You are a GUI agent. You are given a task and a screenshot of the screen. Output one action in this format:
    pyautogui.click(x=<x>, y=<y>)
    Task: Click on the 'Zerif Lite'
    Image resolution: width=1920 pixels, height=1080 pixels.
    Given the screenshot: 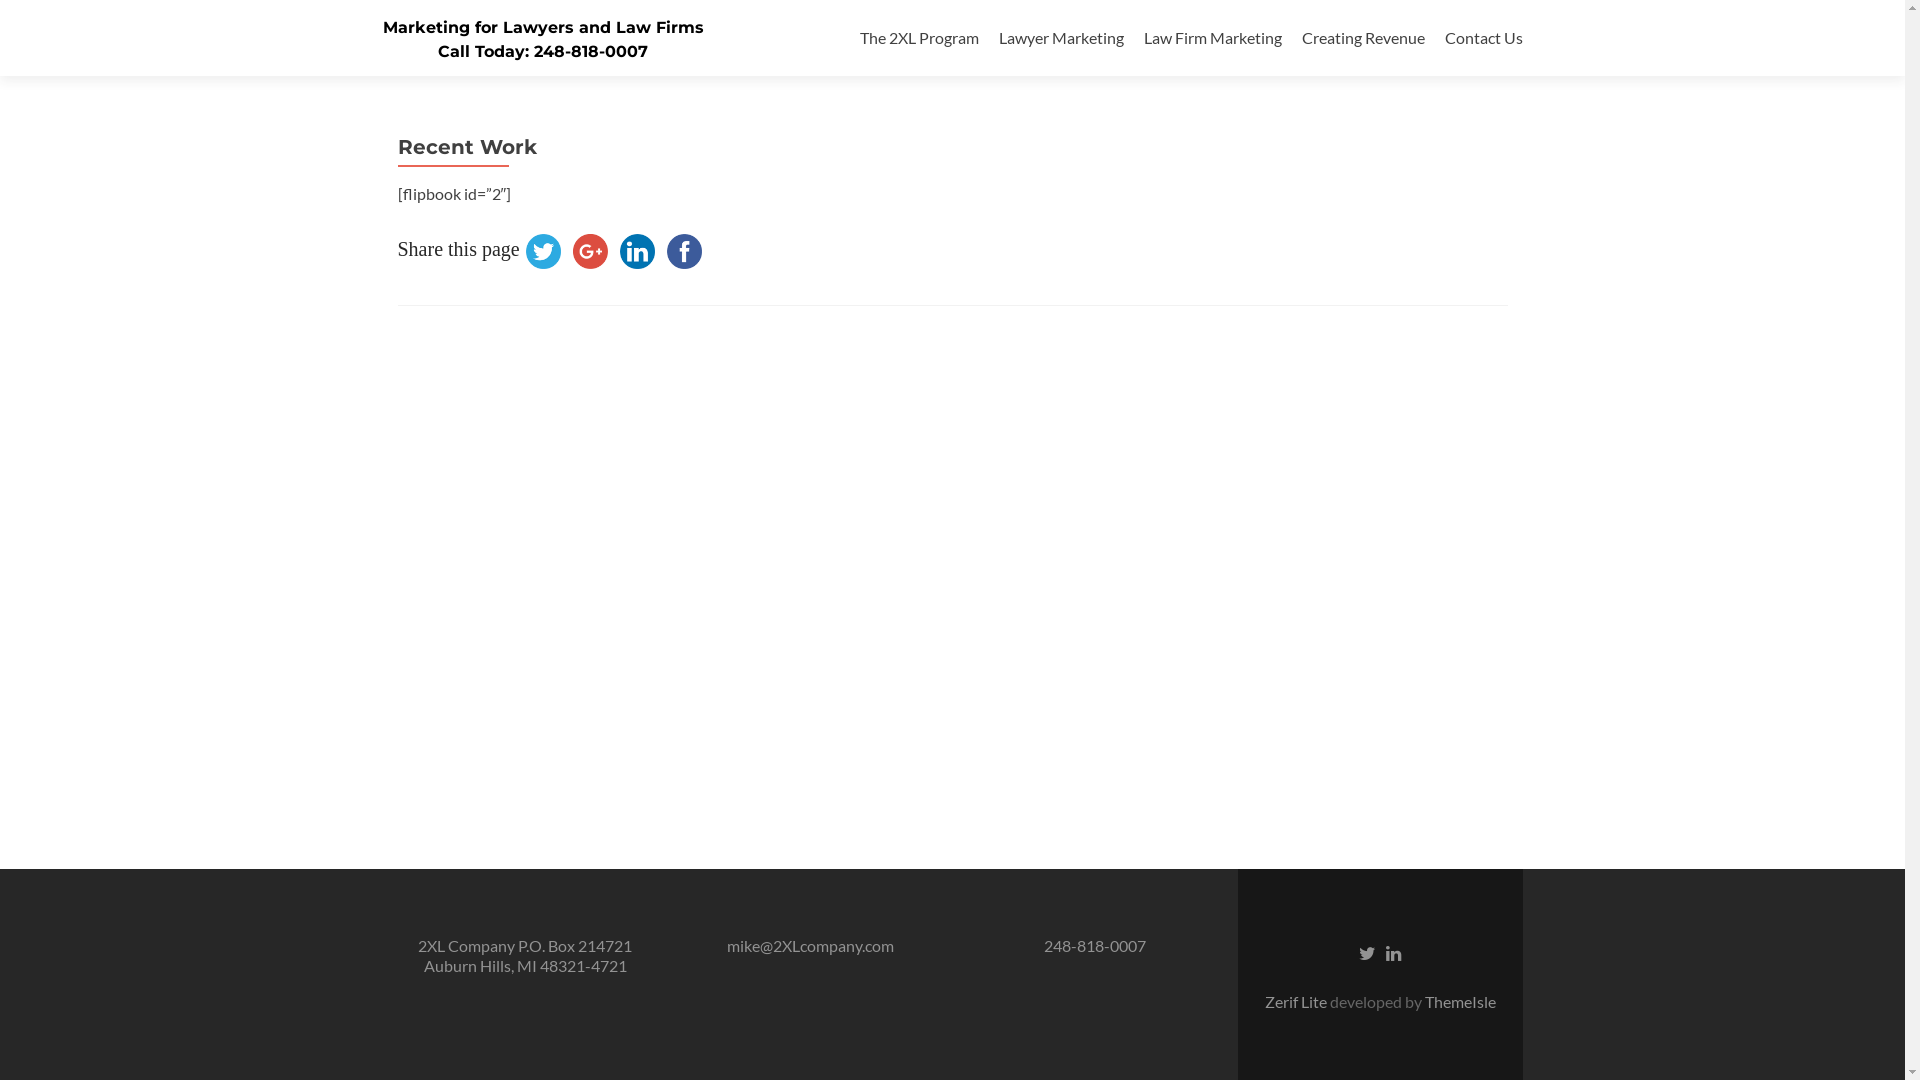 What is the action you would take?
    pyautogui.click(x=1296, y=1001)
    